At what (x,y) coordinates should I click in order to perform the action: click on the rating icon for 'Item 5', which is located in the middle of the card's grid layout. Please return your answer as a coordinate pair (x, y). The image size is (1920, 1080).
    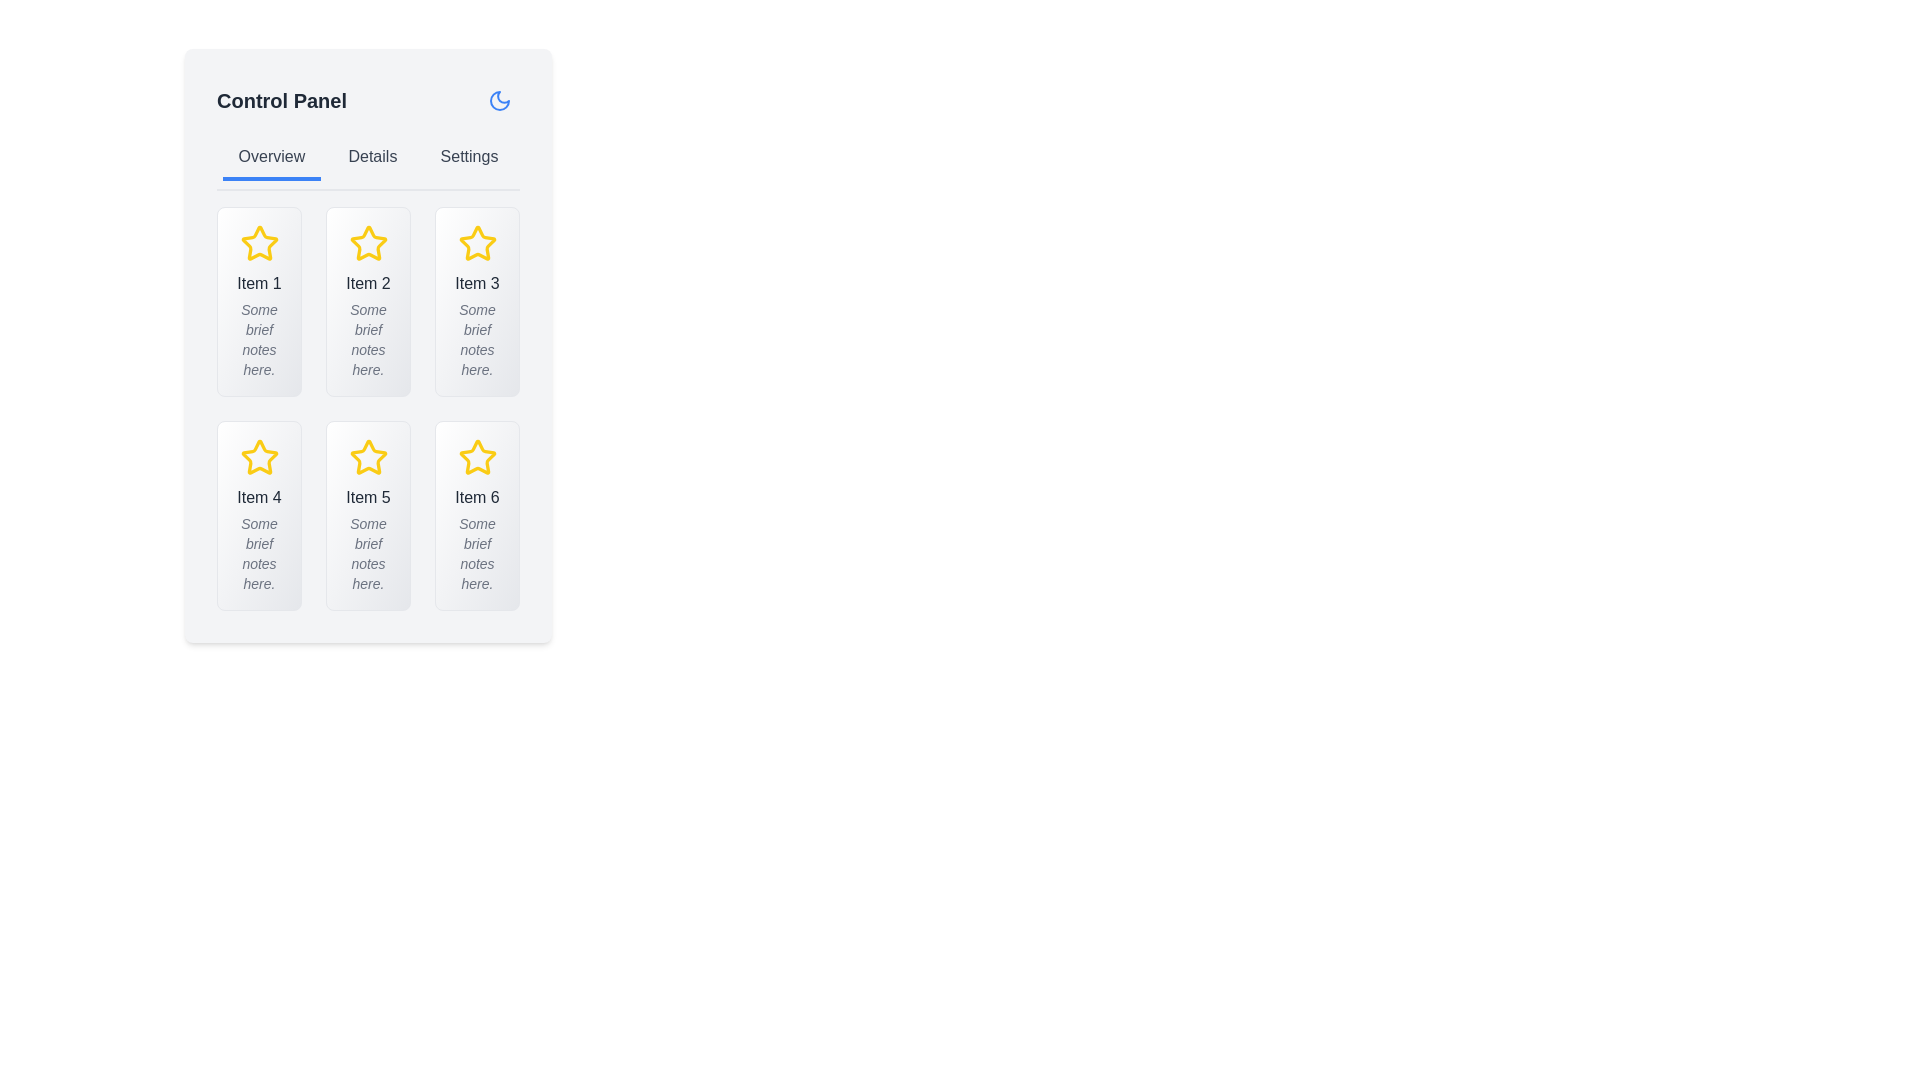
    Looking at the image, I should click on (368, 458).